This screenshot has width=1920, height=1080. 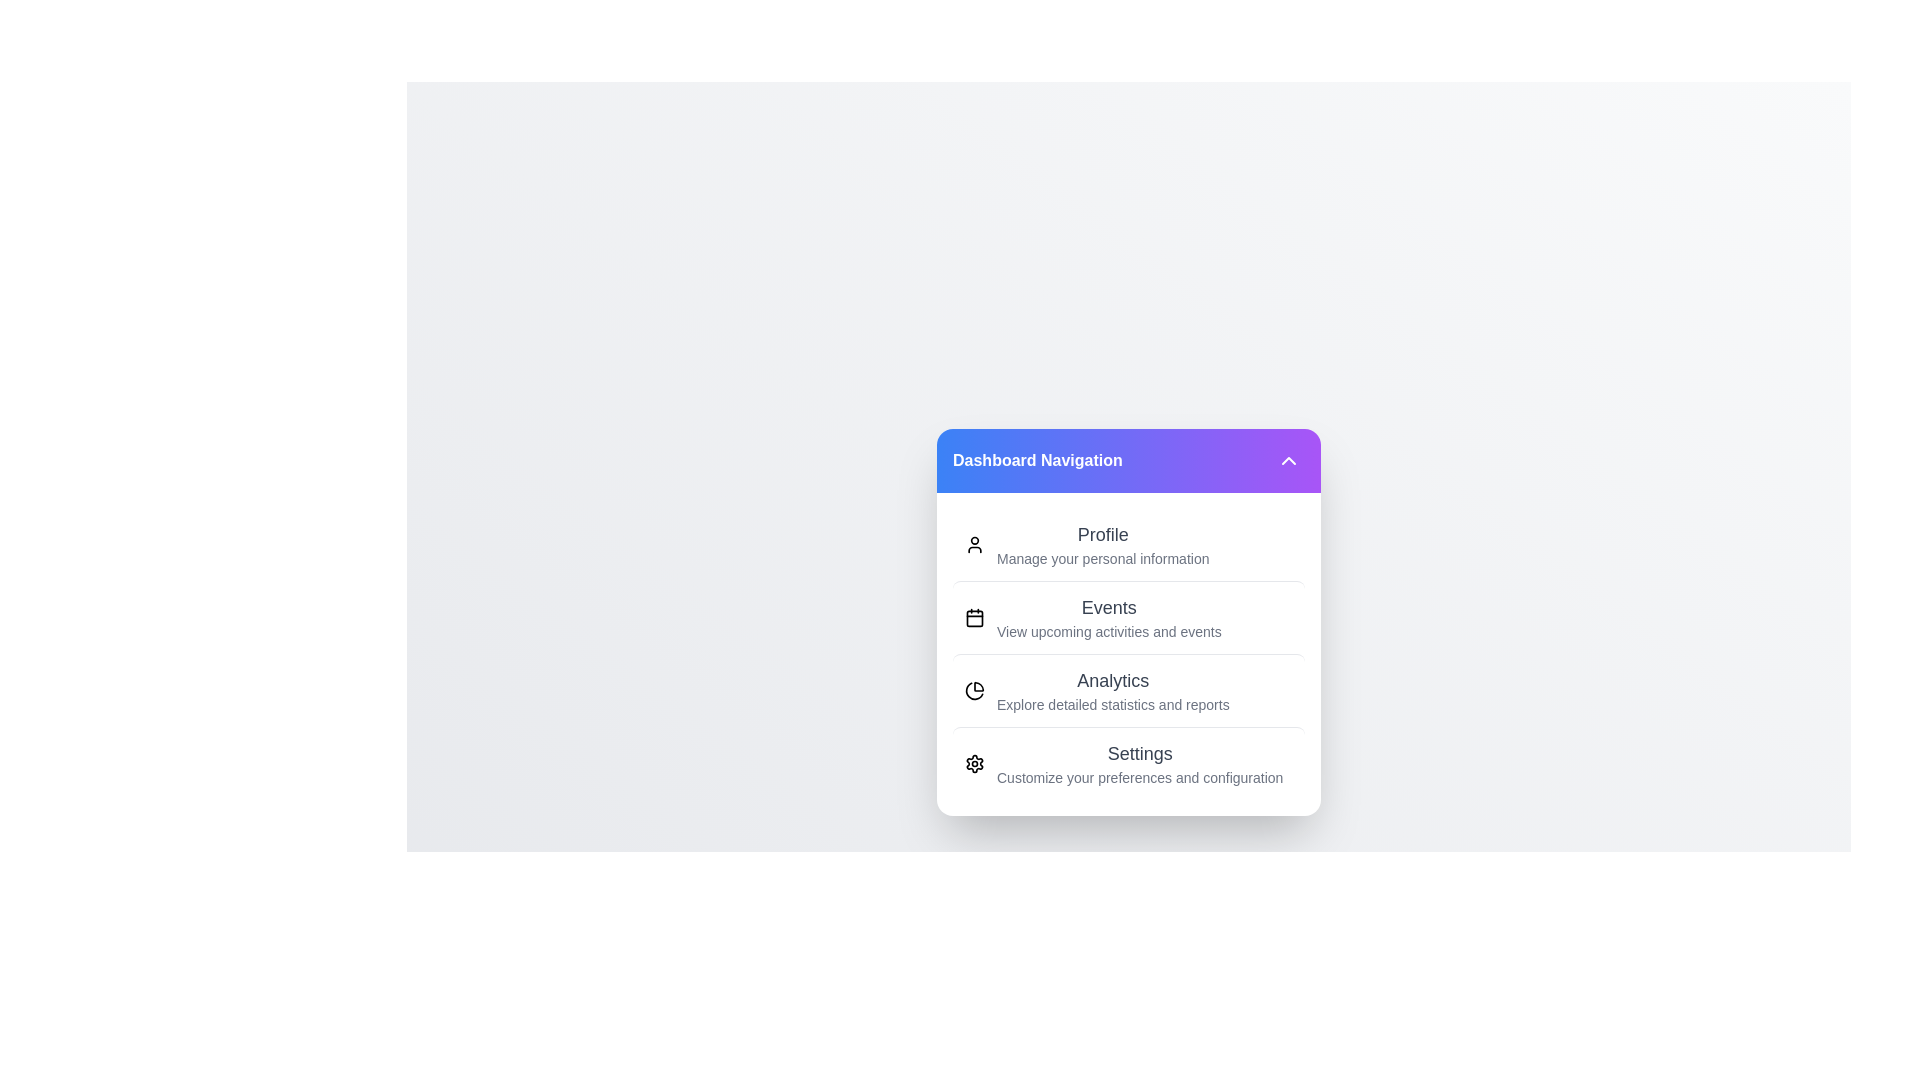 I want to click on the menu item labeled 'Events' to preview its hover state, so click(x=1128, y=616).